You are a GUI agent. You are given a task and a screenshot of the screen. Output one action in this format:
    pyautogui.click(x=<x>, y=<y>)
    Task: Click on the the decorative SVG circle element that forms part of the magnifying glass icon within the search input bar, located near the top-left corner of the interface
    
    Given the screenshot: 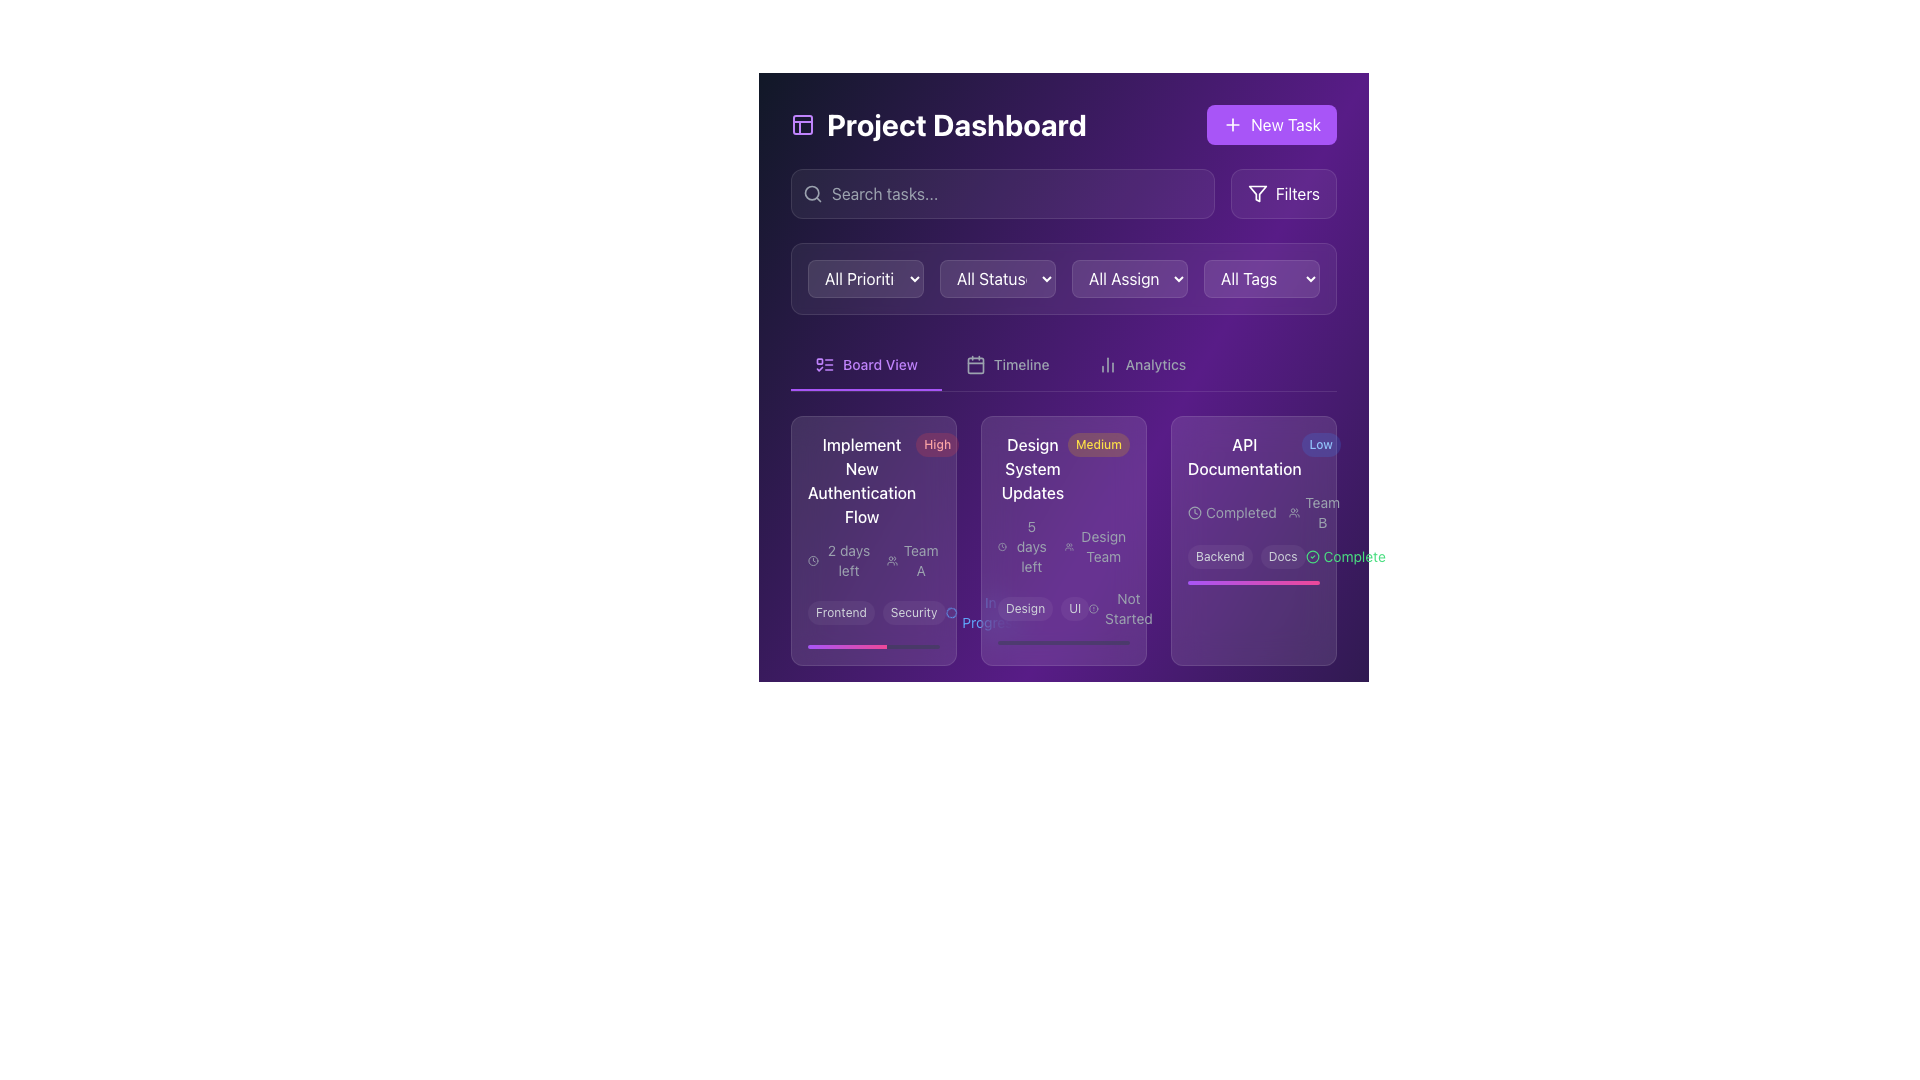 What is the action you would take?
    pyautogui.click(x=812, y=193)
    